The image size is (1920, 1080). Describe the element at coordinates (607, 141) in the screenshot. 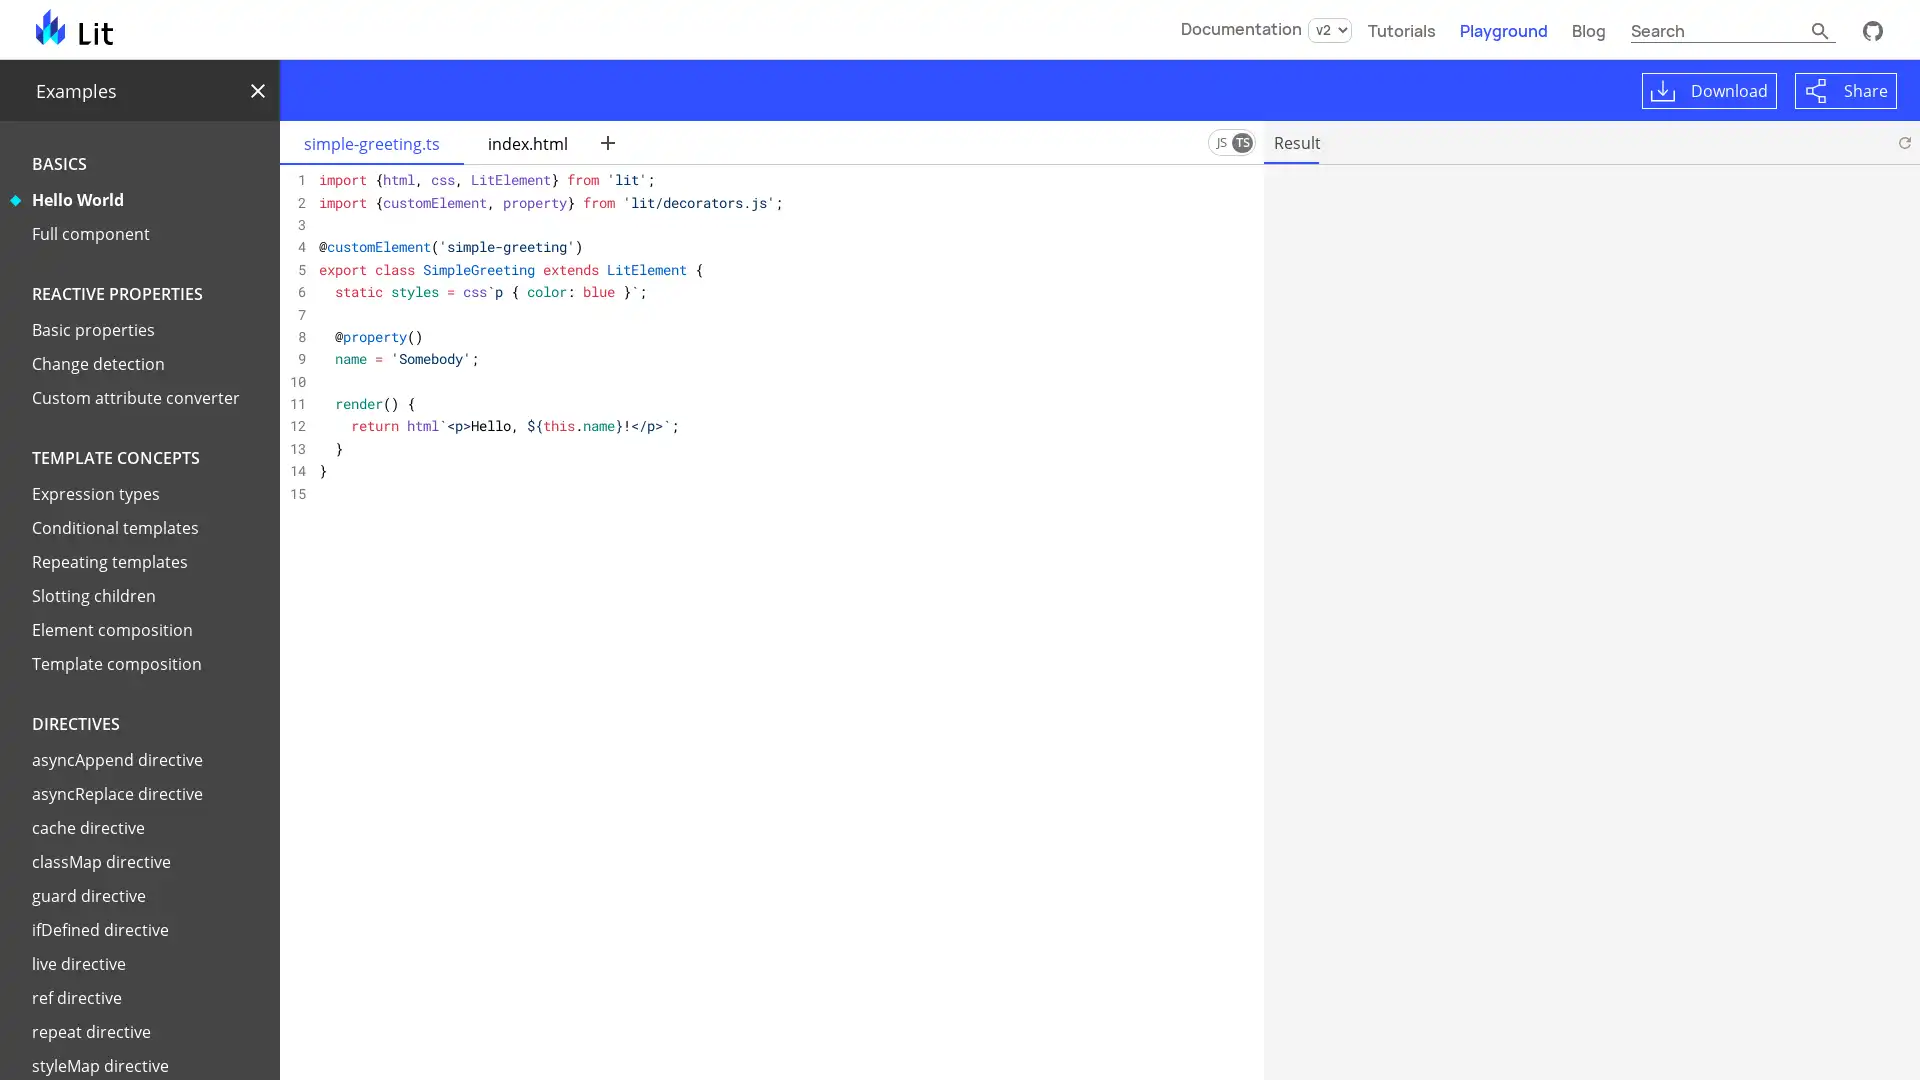

I see `New file` at that location.